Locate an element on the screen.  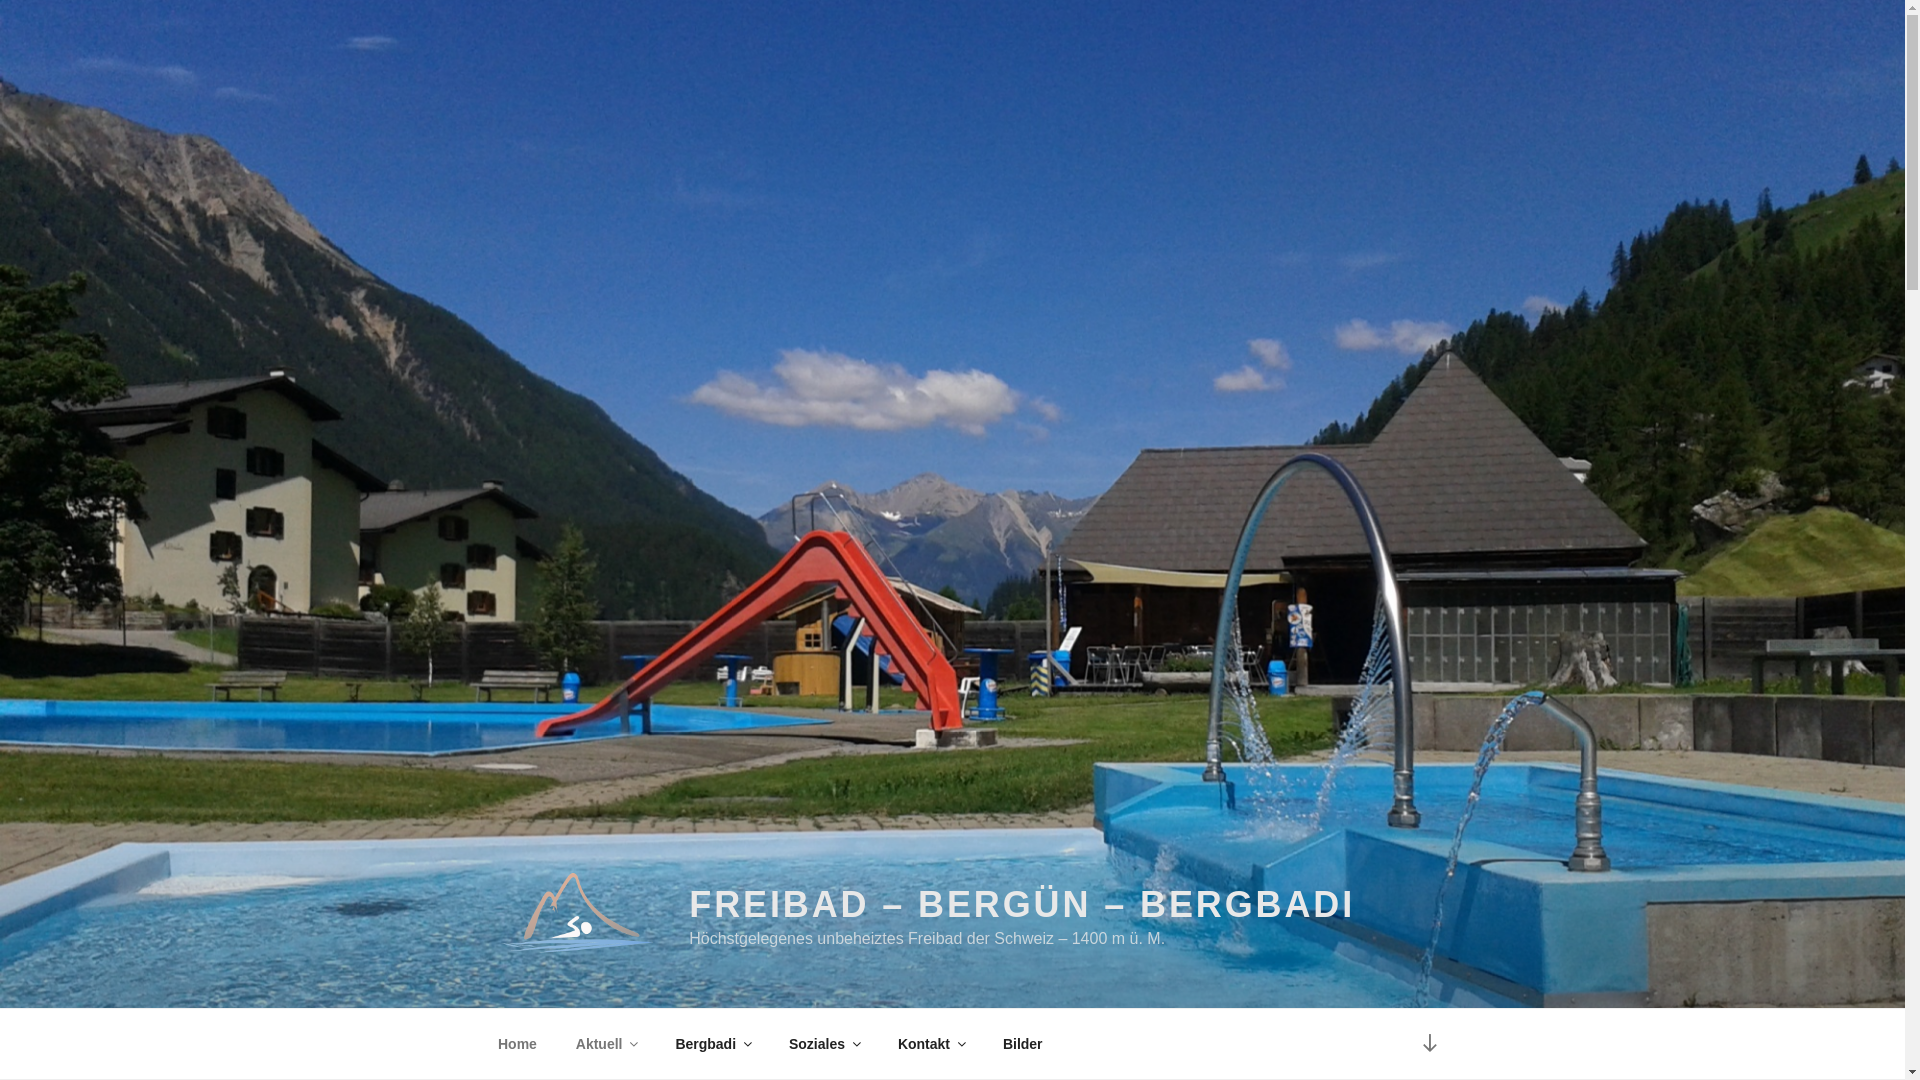
'Bilder' is located at coordinates (1022, 1043).